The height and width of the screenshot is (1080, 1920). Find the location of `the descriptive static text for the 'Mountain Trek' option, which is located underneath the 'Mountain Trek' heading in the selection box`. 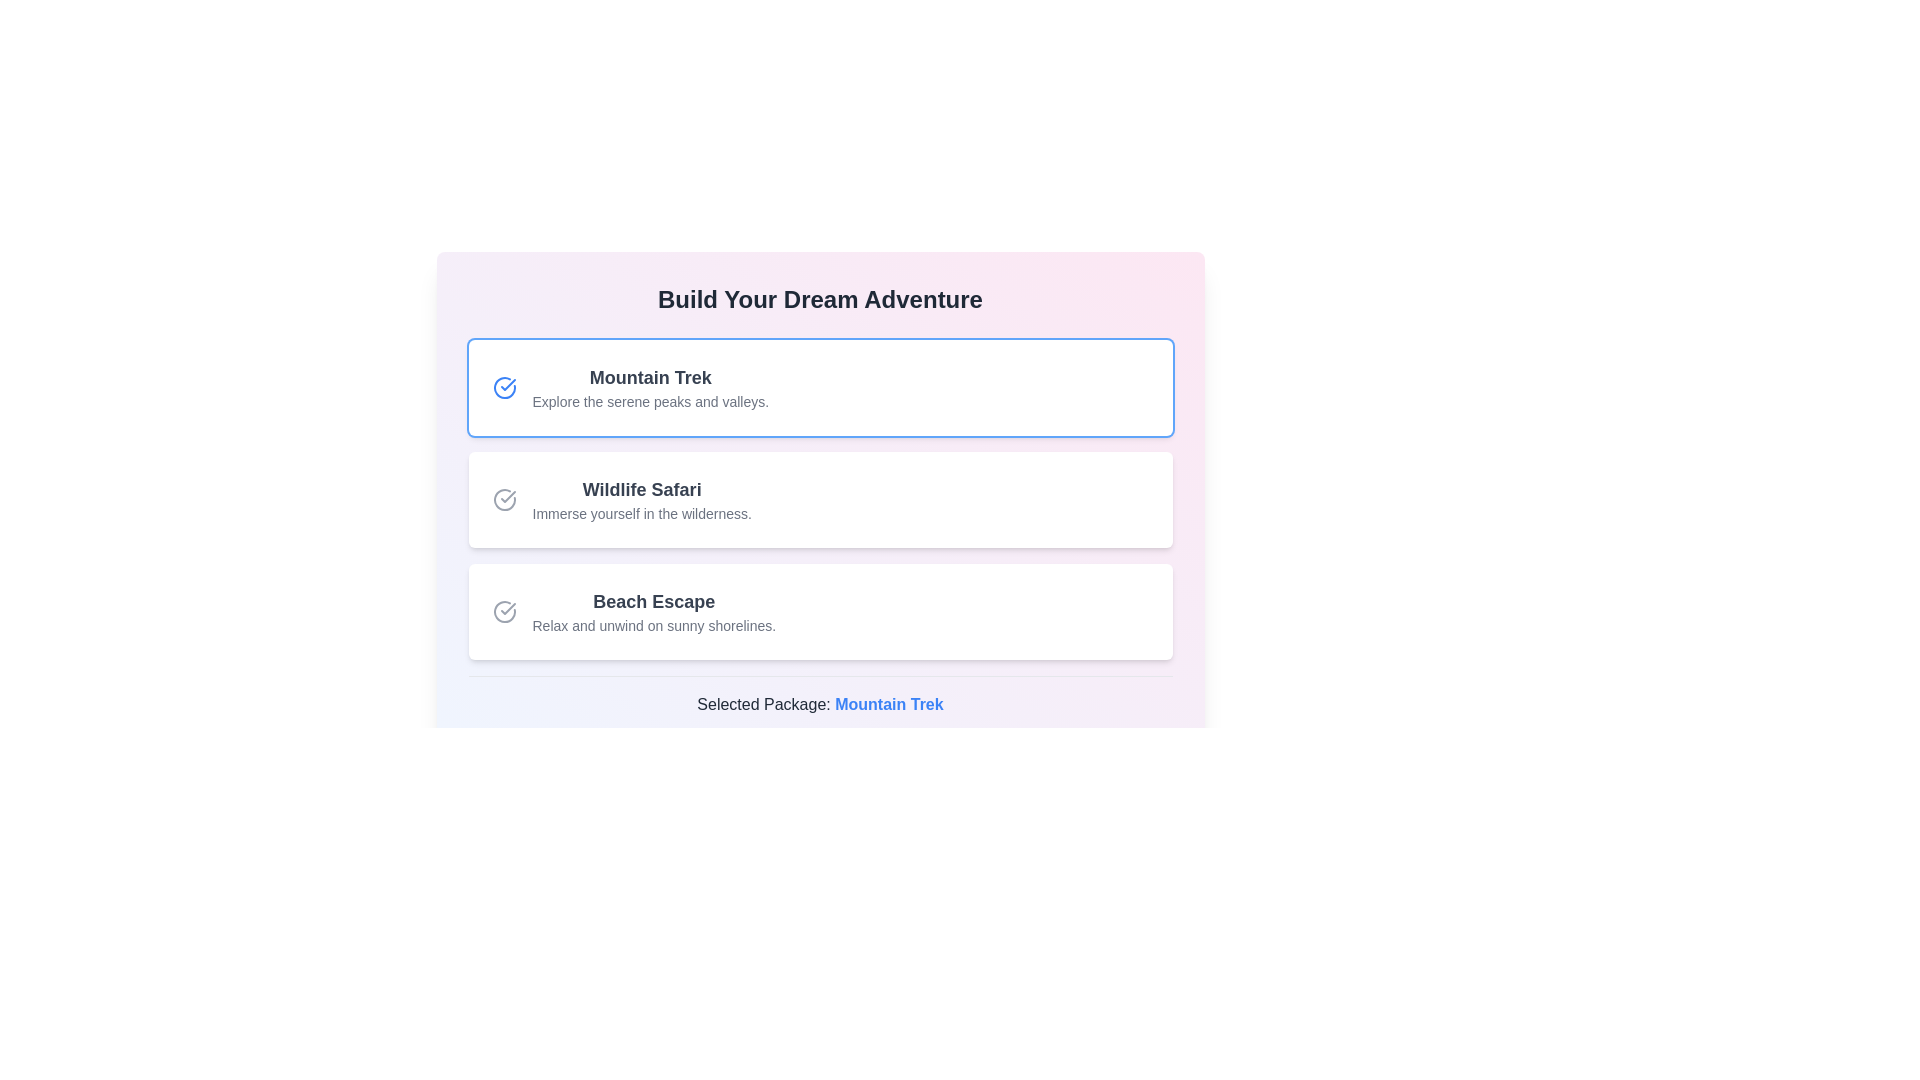

the descriptive static text for the 'Mountain Trek' option, which is located underneath the 'Mountain Trek' heading in the selection box is located at coordinates (650, 401).